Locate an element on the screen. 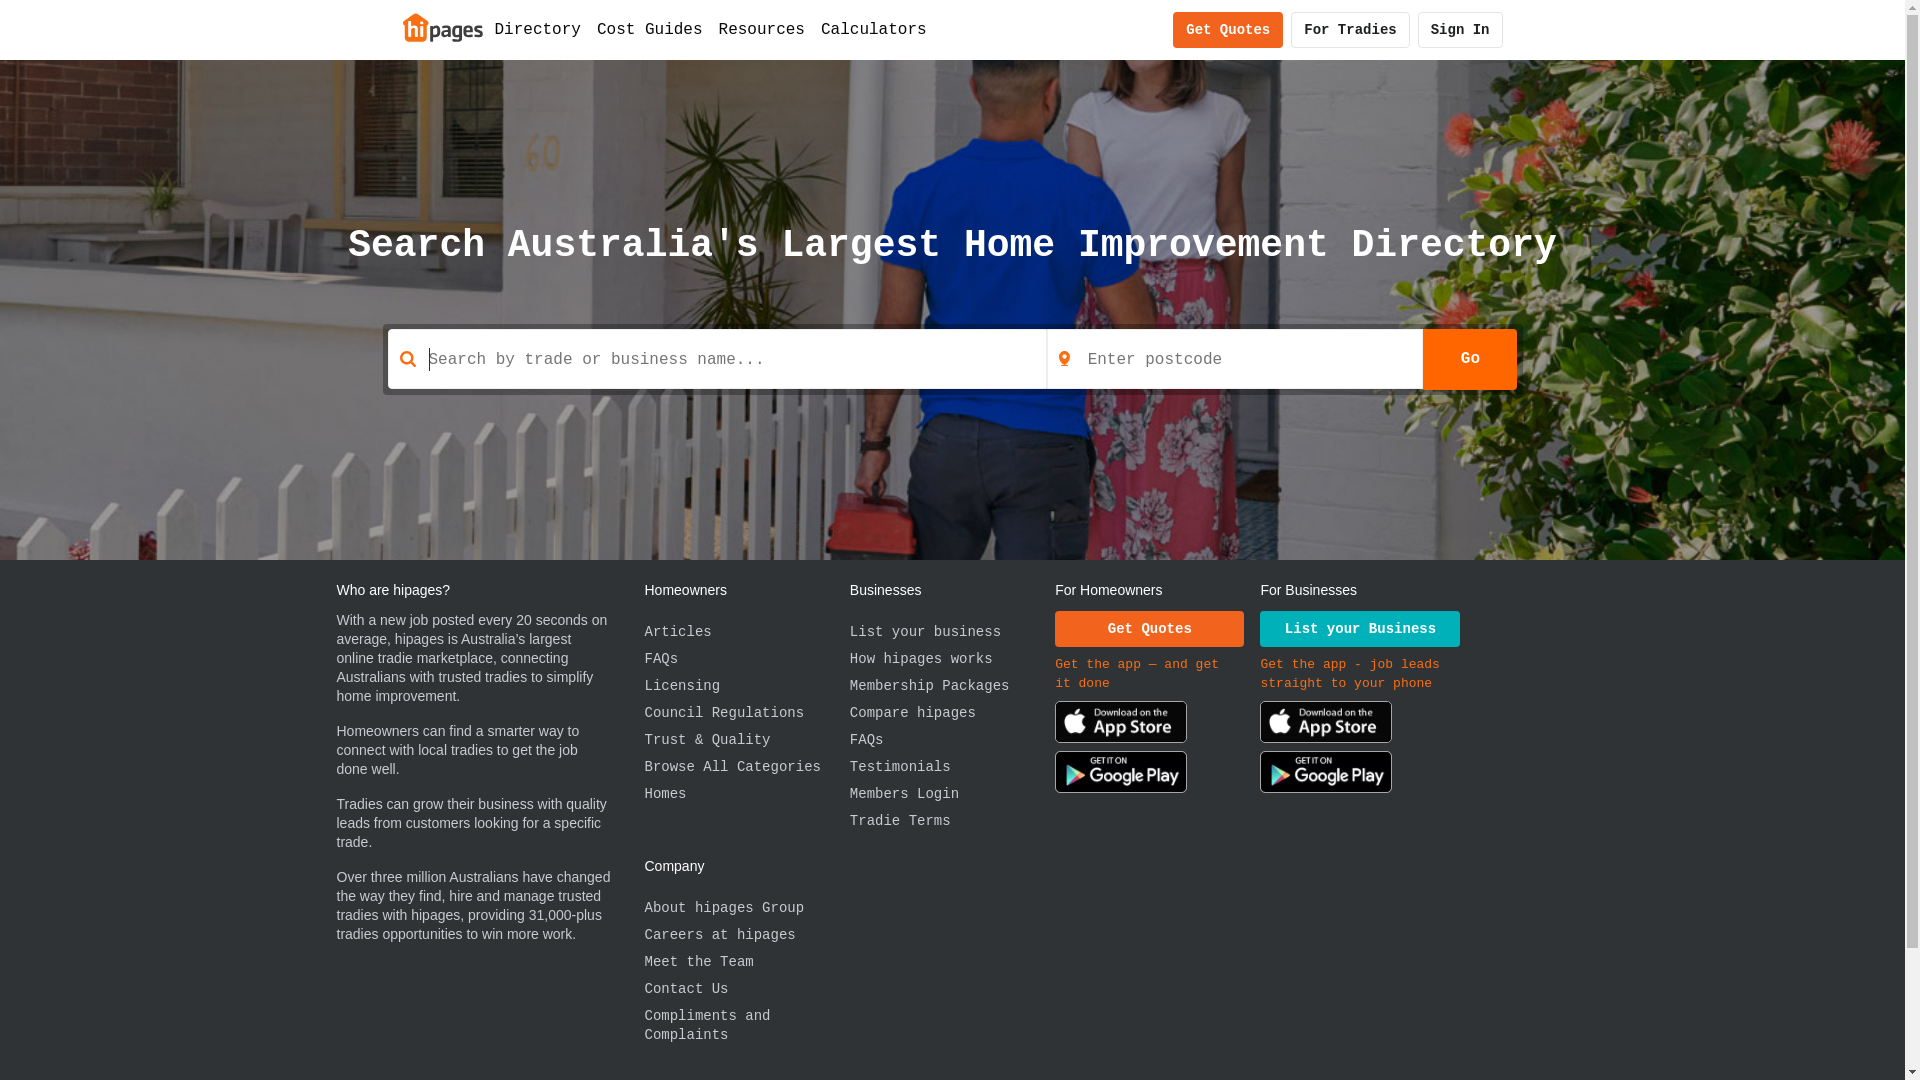 The image size is (1920, 1080). 'Members Login' is located at coordinates (849, 793).